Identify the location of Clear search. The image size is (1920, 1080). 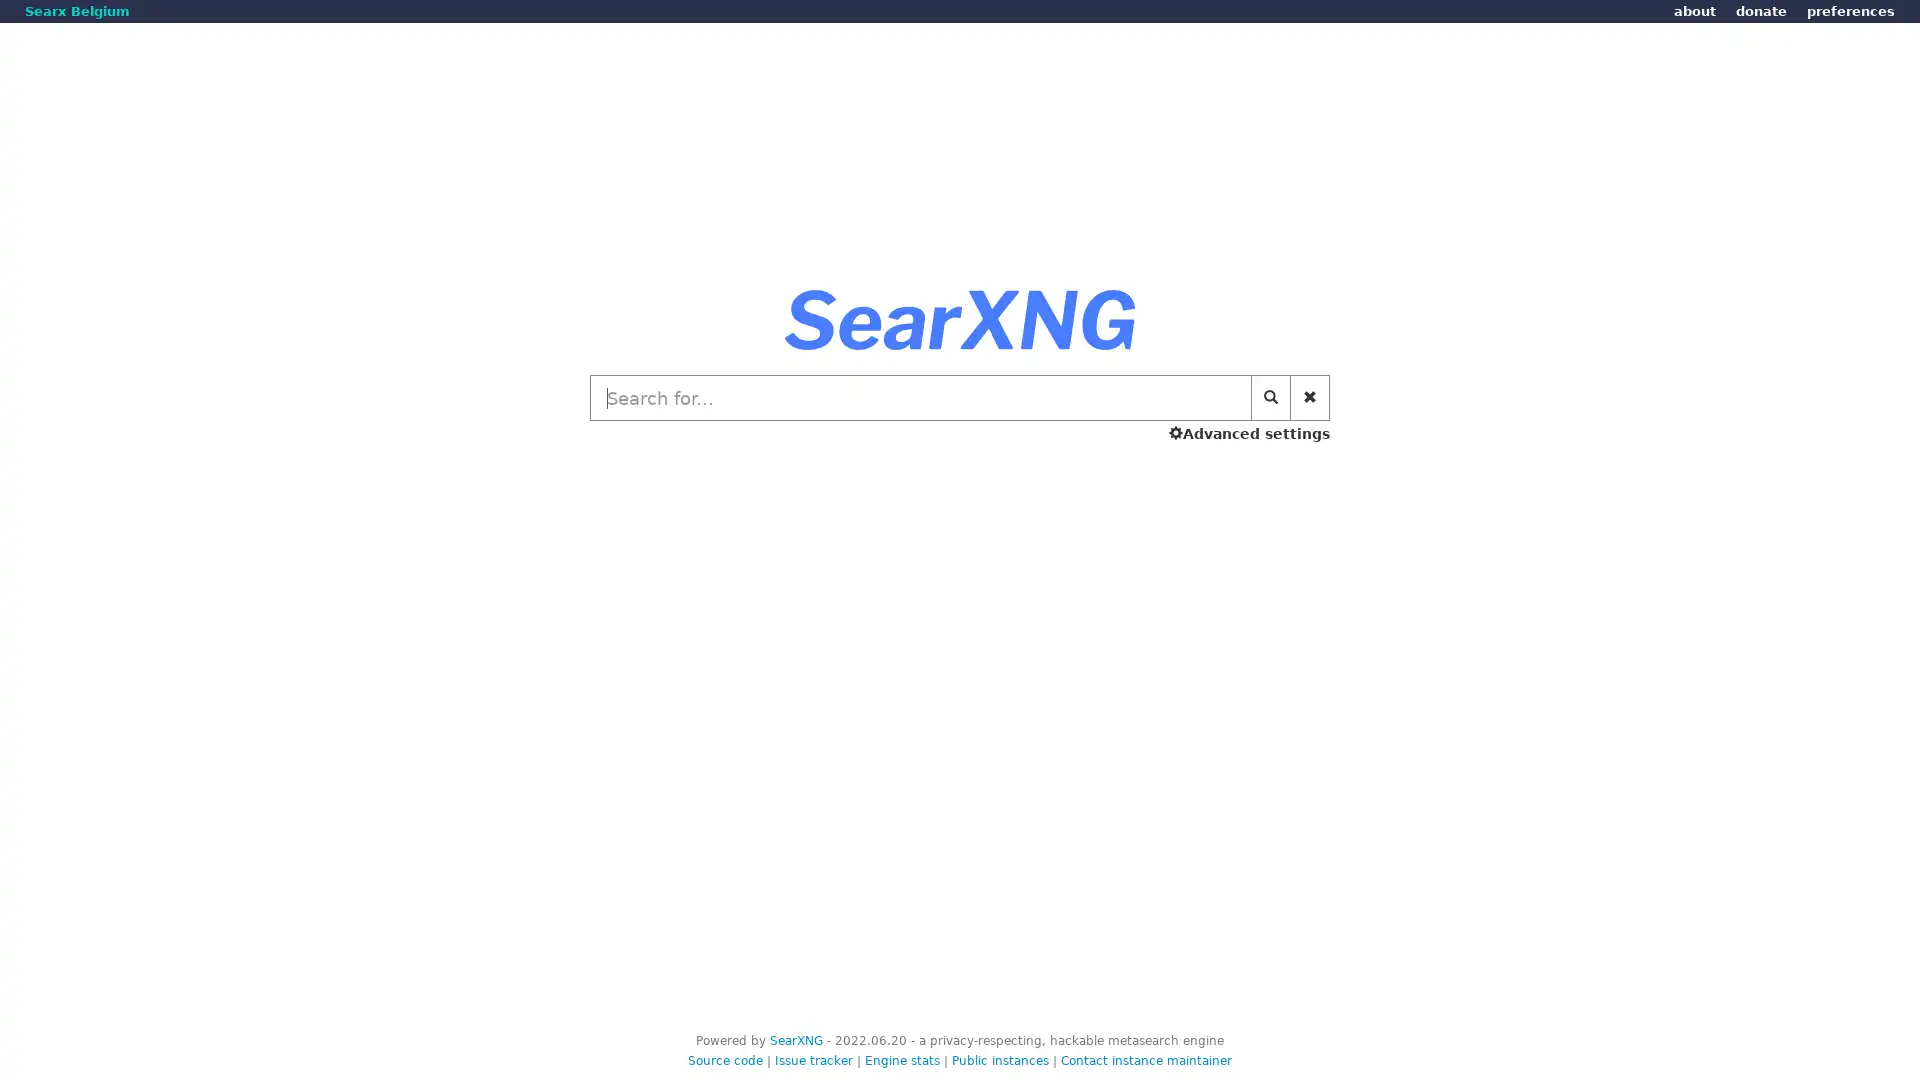
(1310, 397).